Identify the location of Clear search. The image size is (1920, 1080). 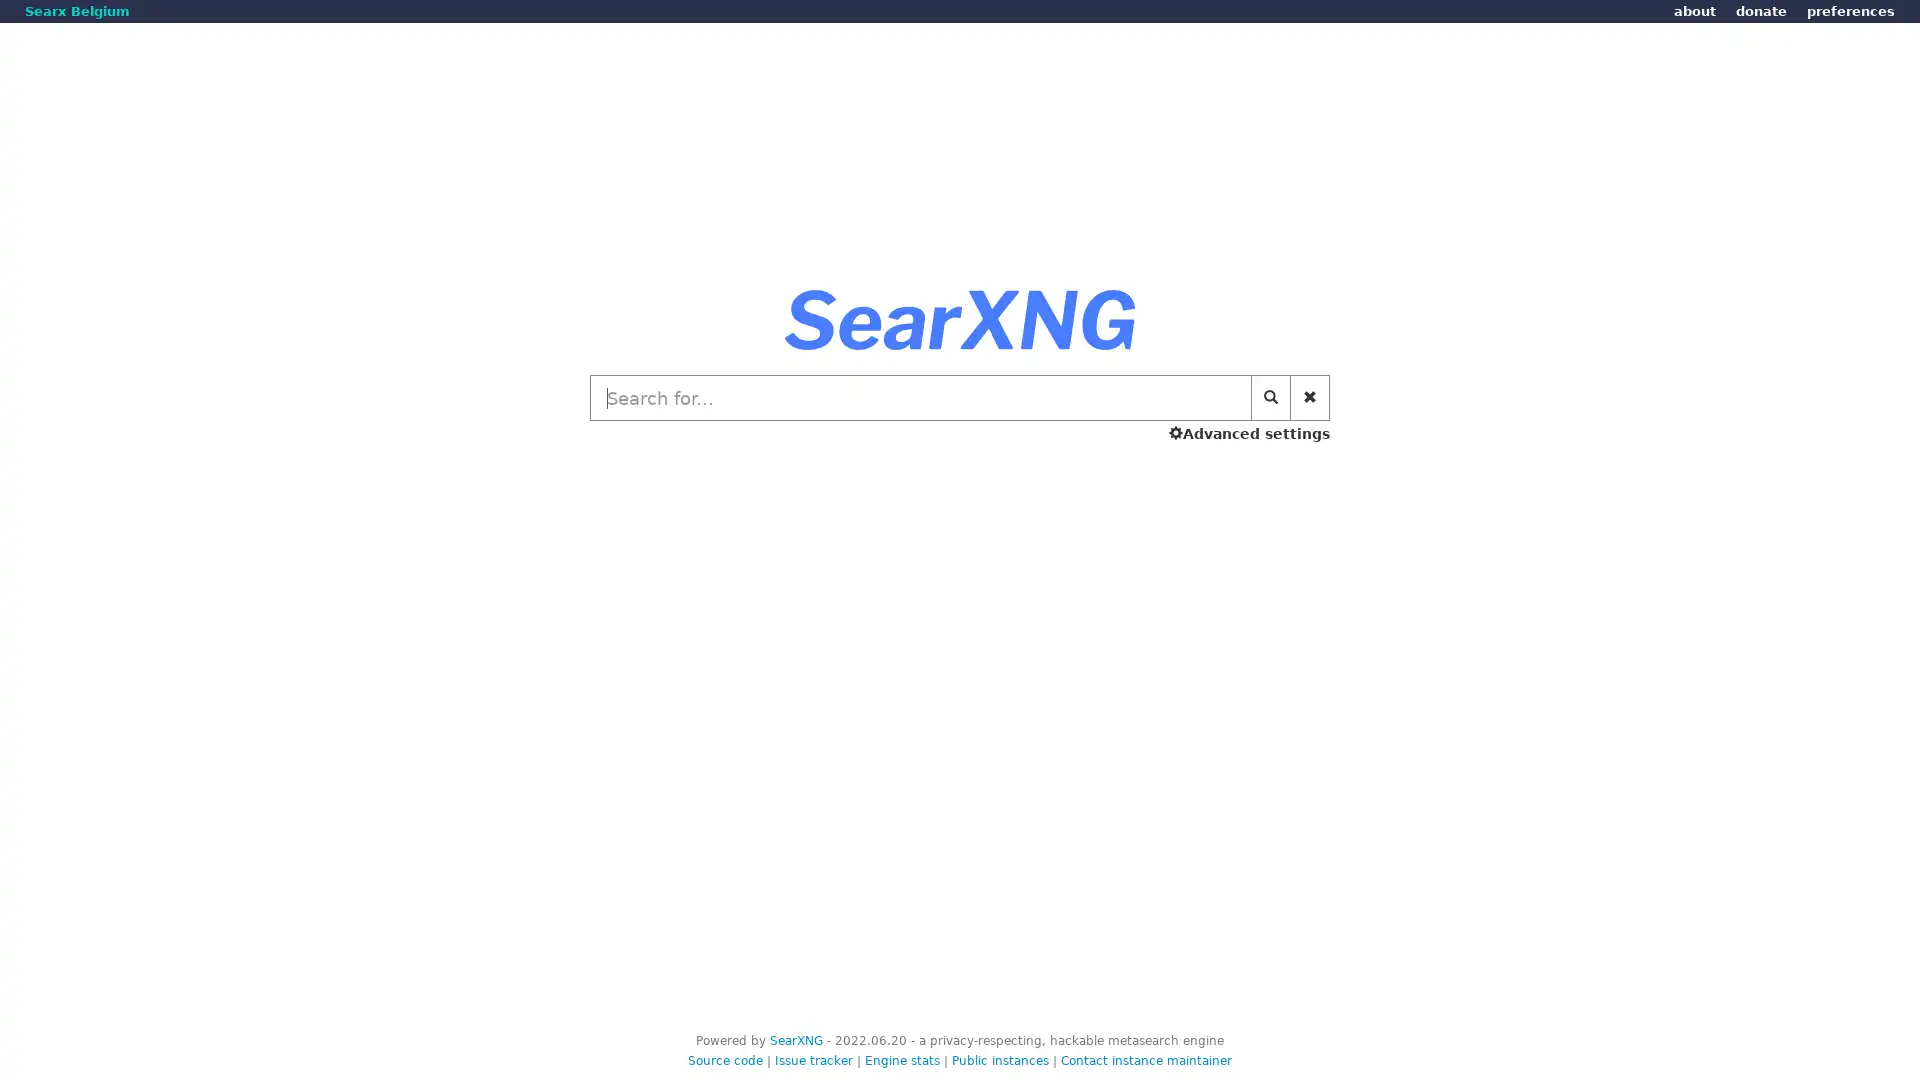
(1310, 397).